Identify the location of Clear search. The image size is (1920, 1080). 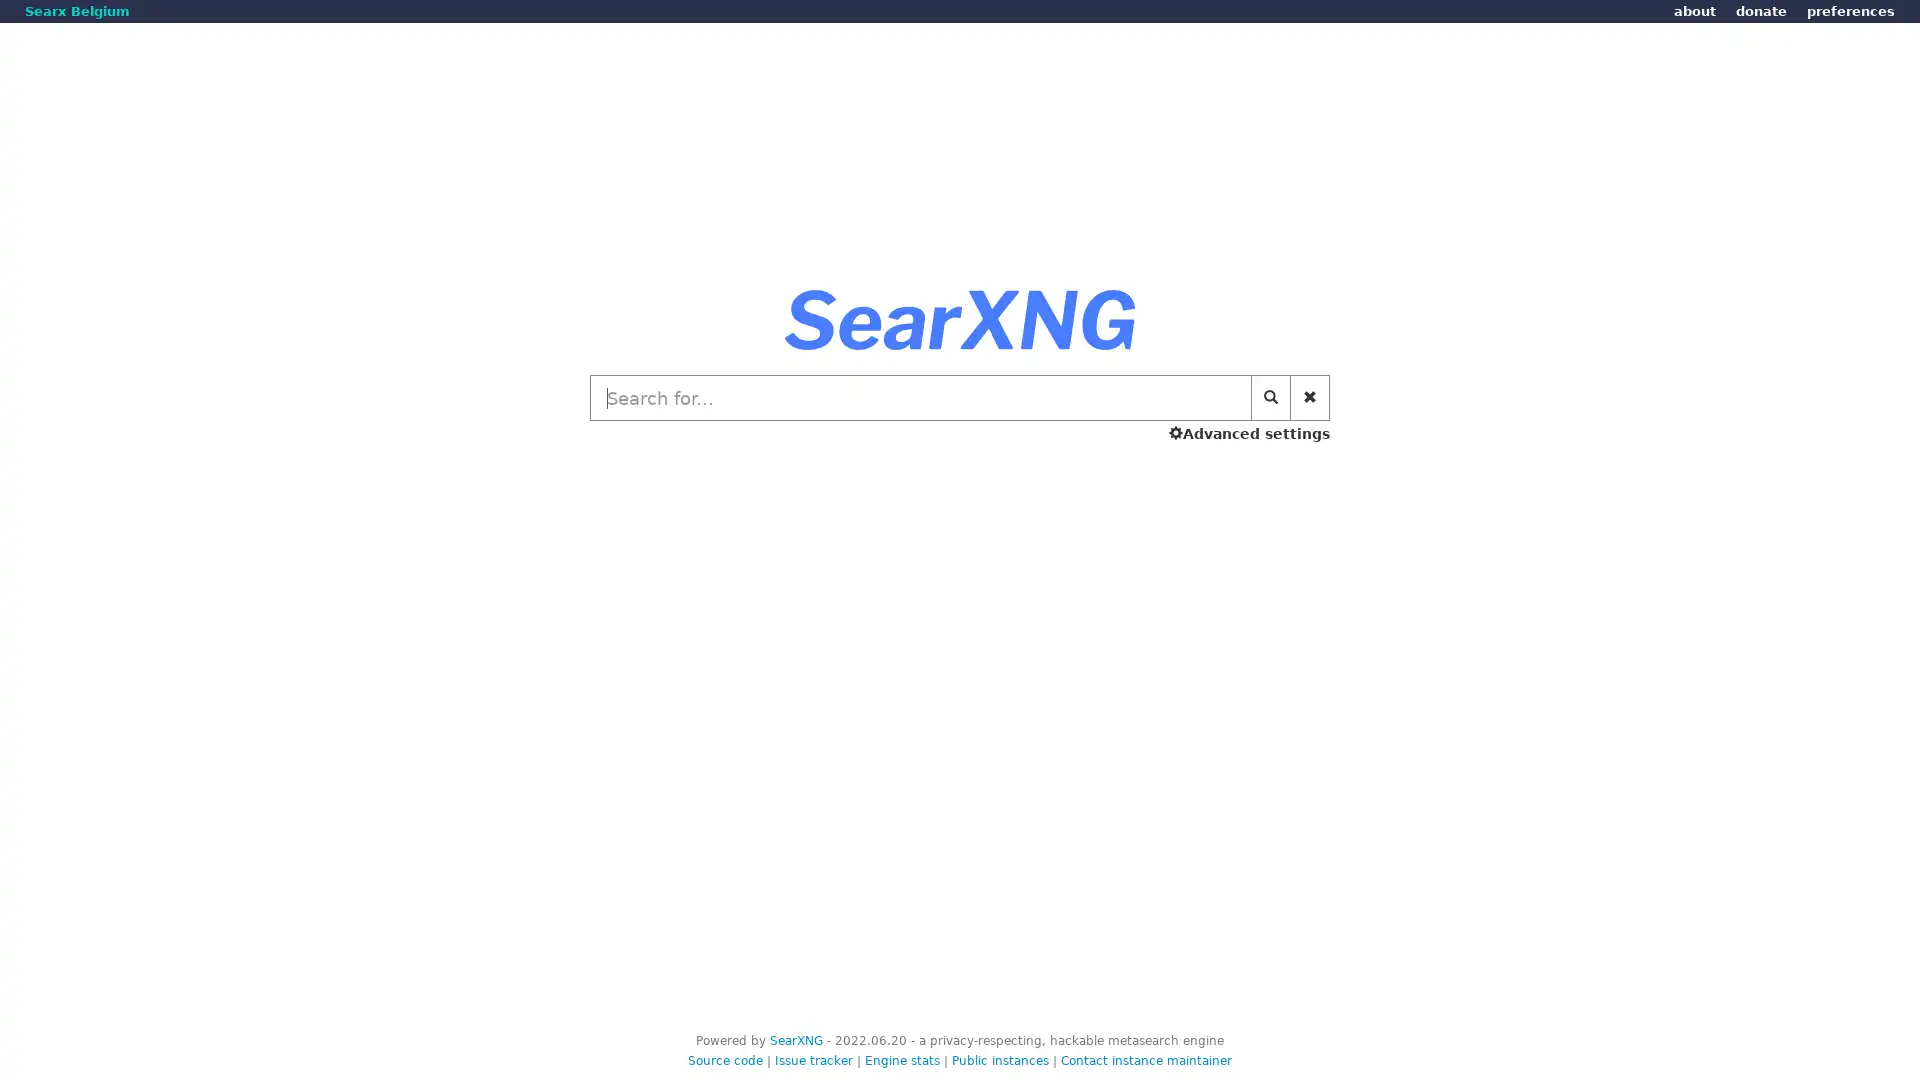
(1310, 397).